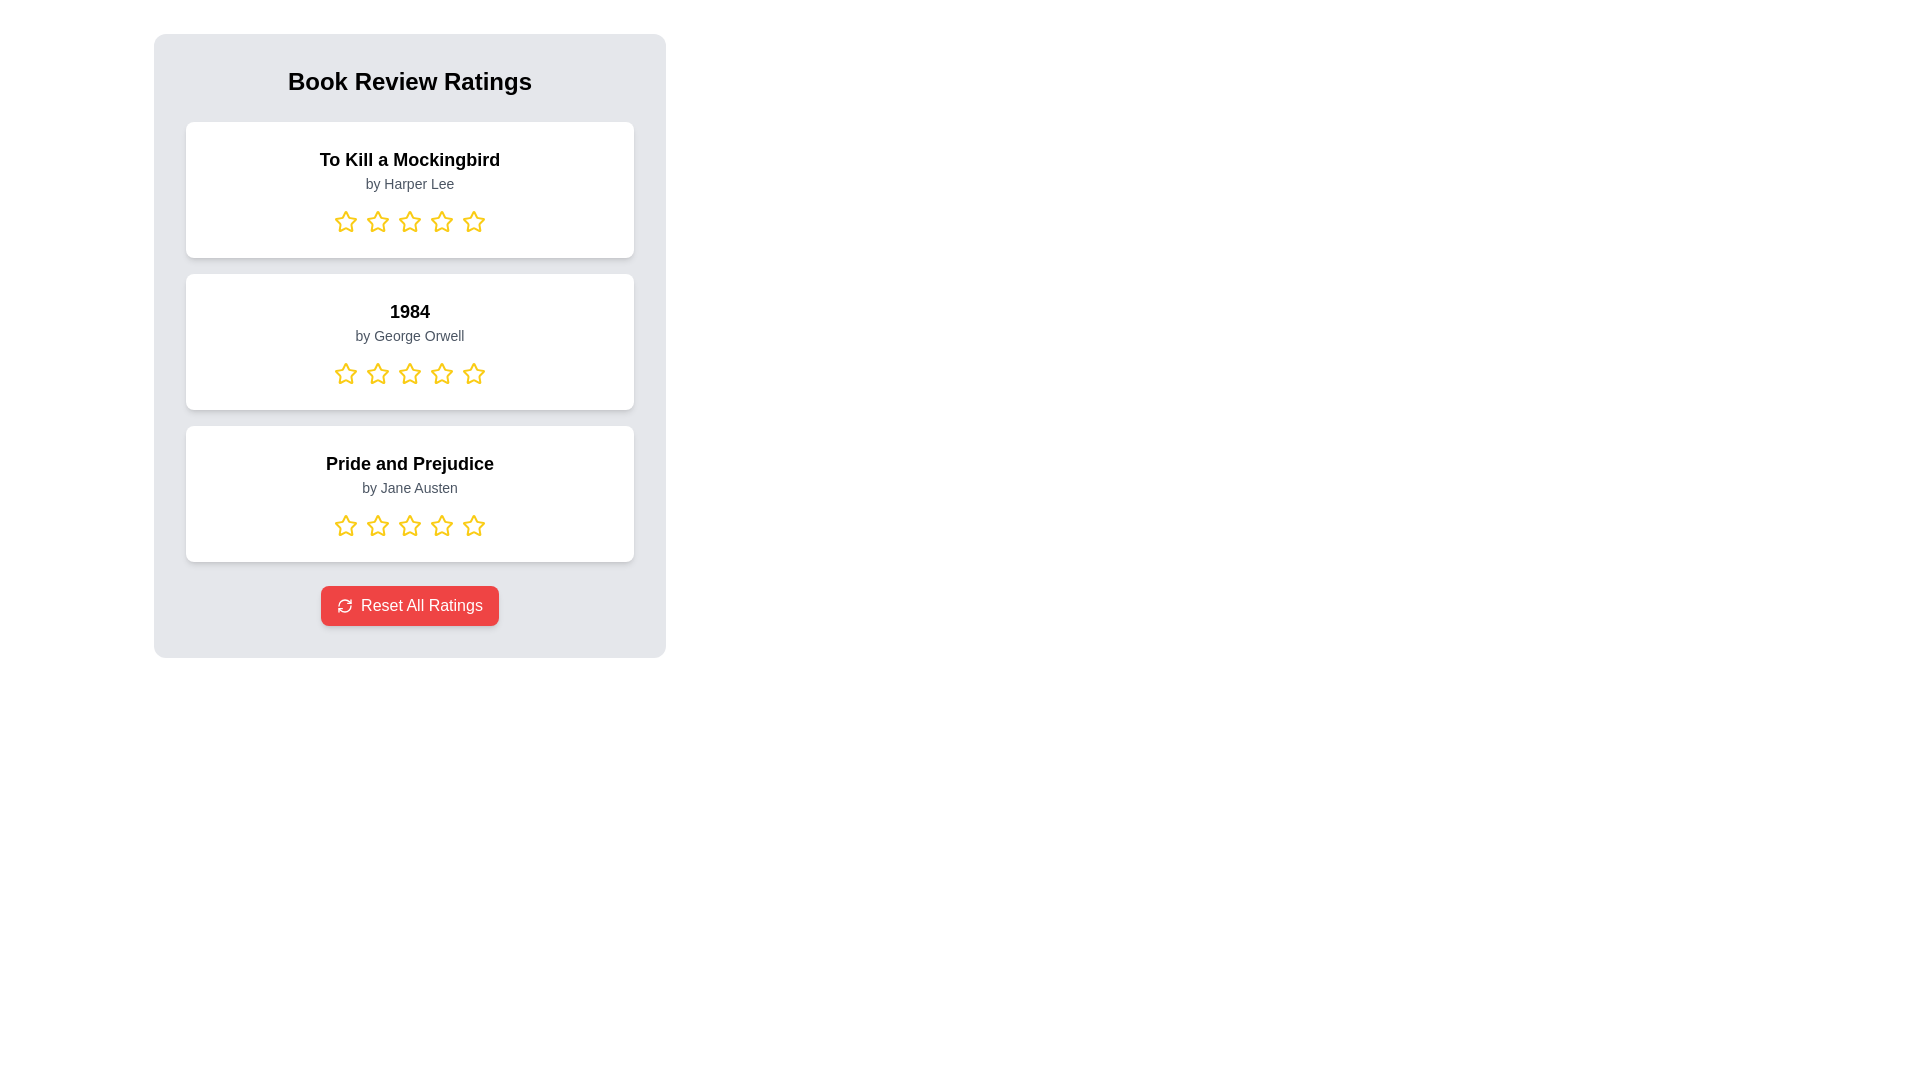 This screenshot has height=1080, width=1920. Describe the element at coordinates (345, 374) in the screenshot. I see `the rating for a book by selecting 1 stars for the book titled 1984` at that location.